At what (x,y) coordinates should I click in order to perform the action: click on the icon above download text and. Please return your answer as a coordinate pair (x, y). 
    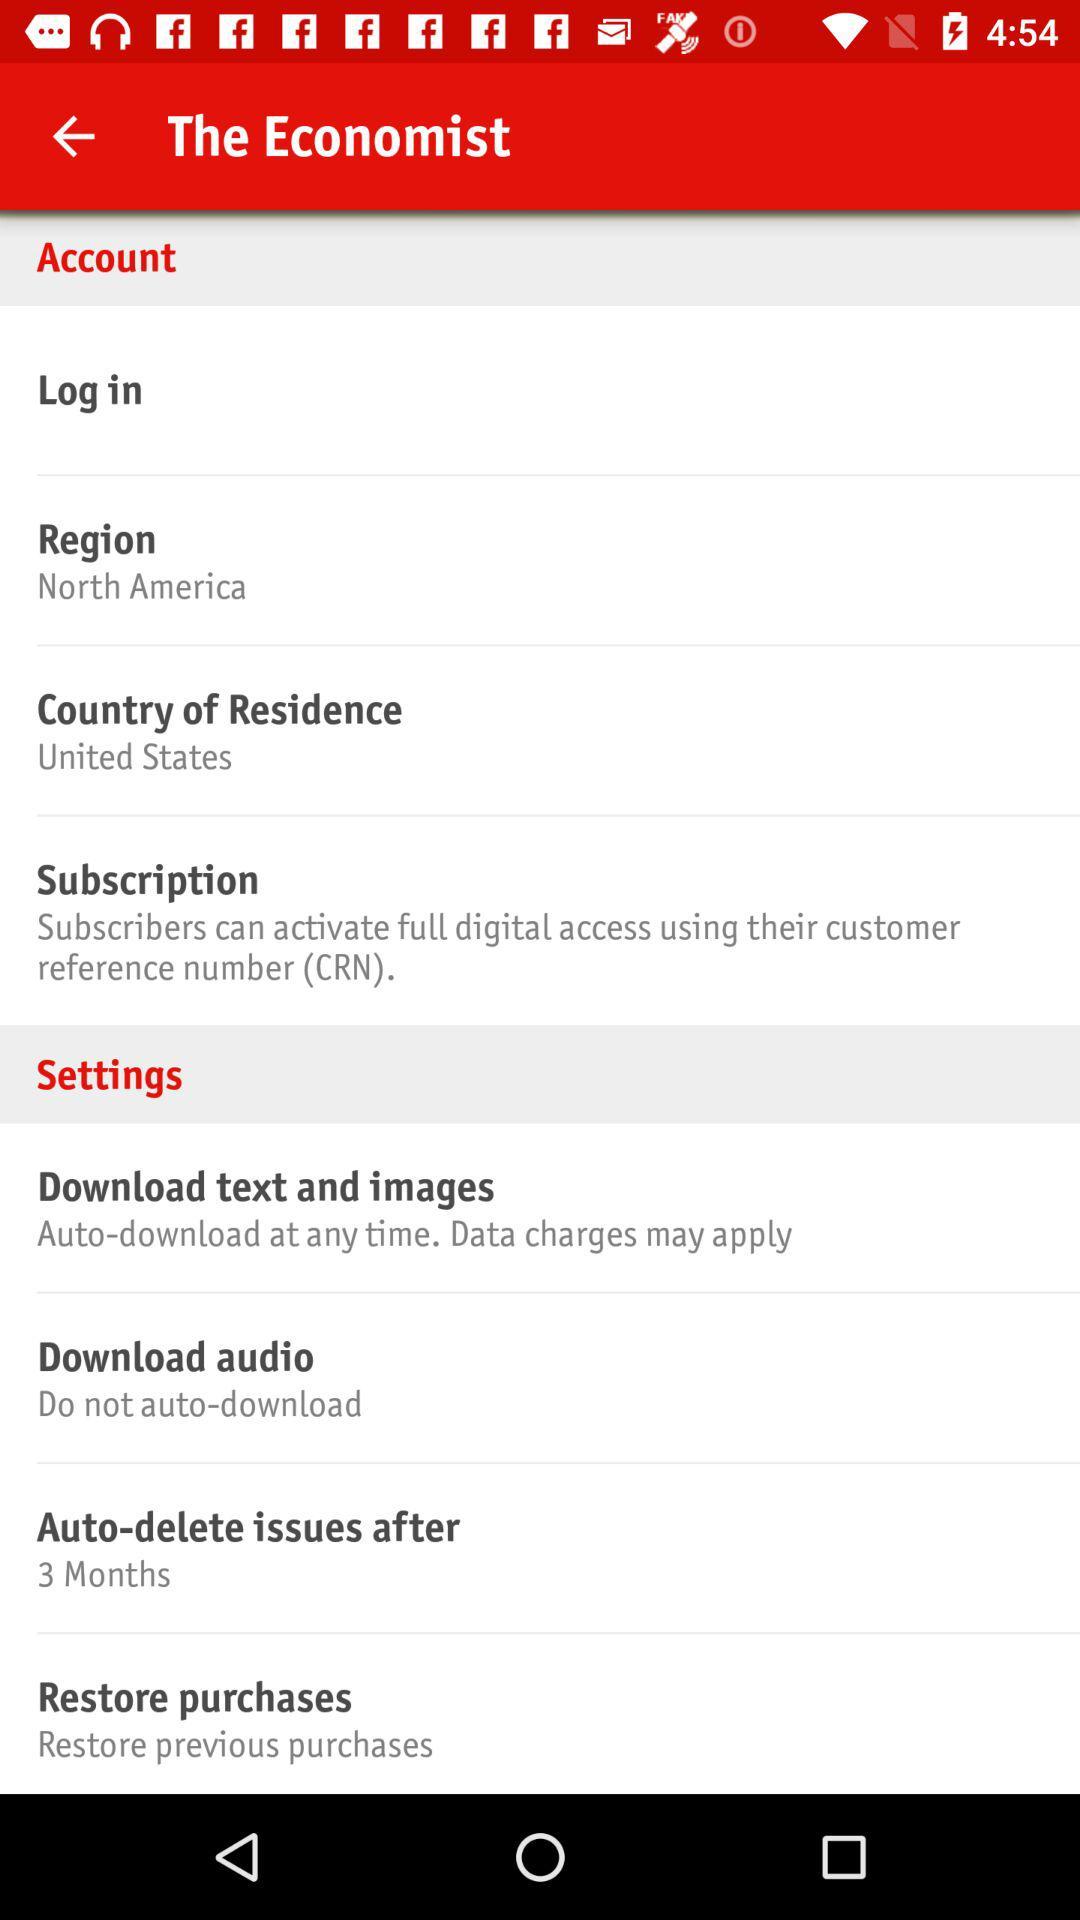
    Looking at the image, I should click on (540, 1073).